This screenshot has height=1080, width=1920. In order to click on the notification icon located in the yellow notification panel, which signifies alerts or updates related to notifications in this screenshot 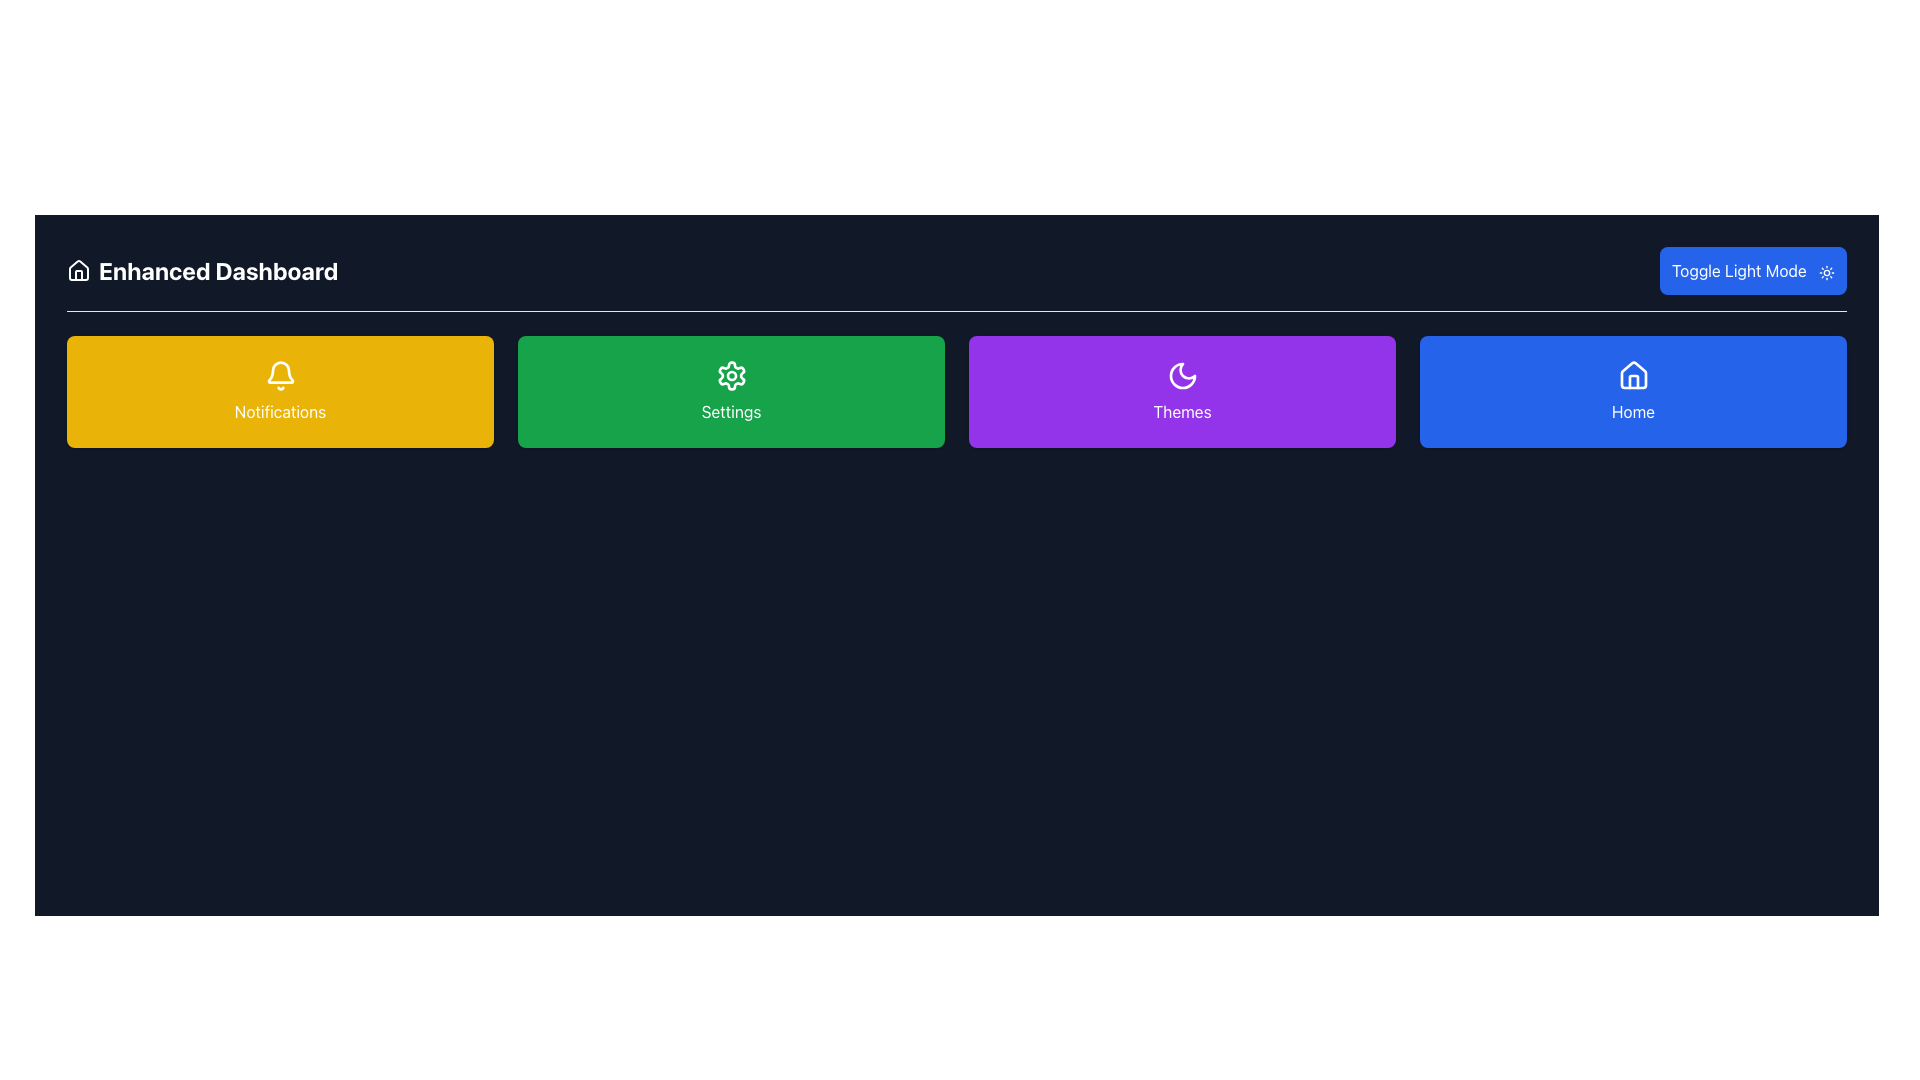, I will do `click(279, 375)`.